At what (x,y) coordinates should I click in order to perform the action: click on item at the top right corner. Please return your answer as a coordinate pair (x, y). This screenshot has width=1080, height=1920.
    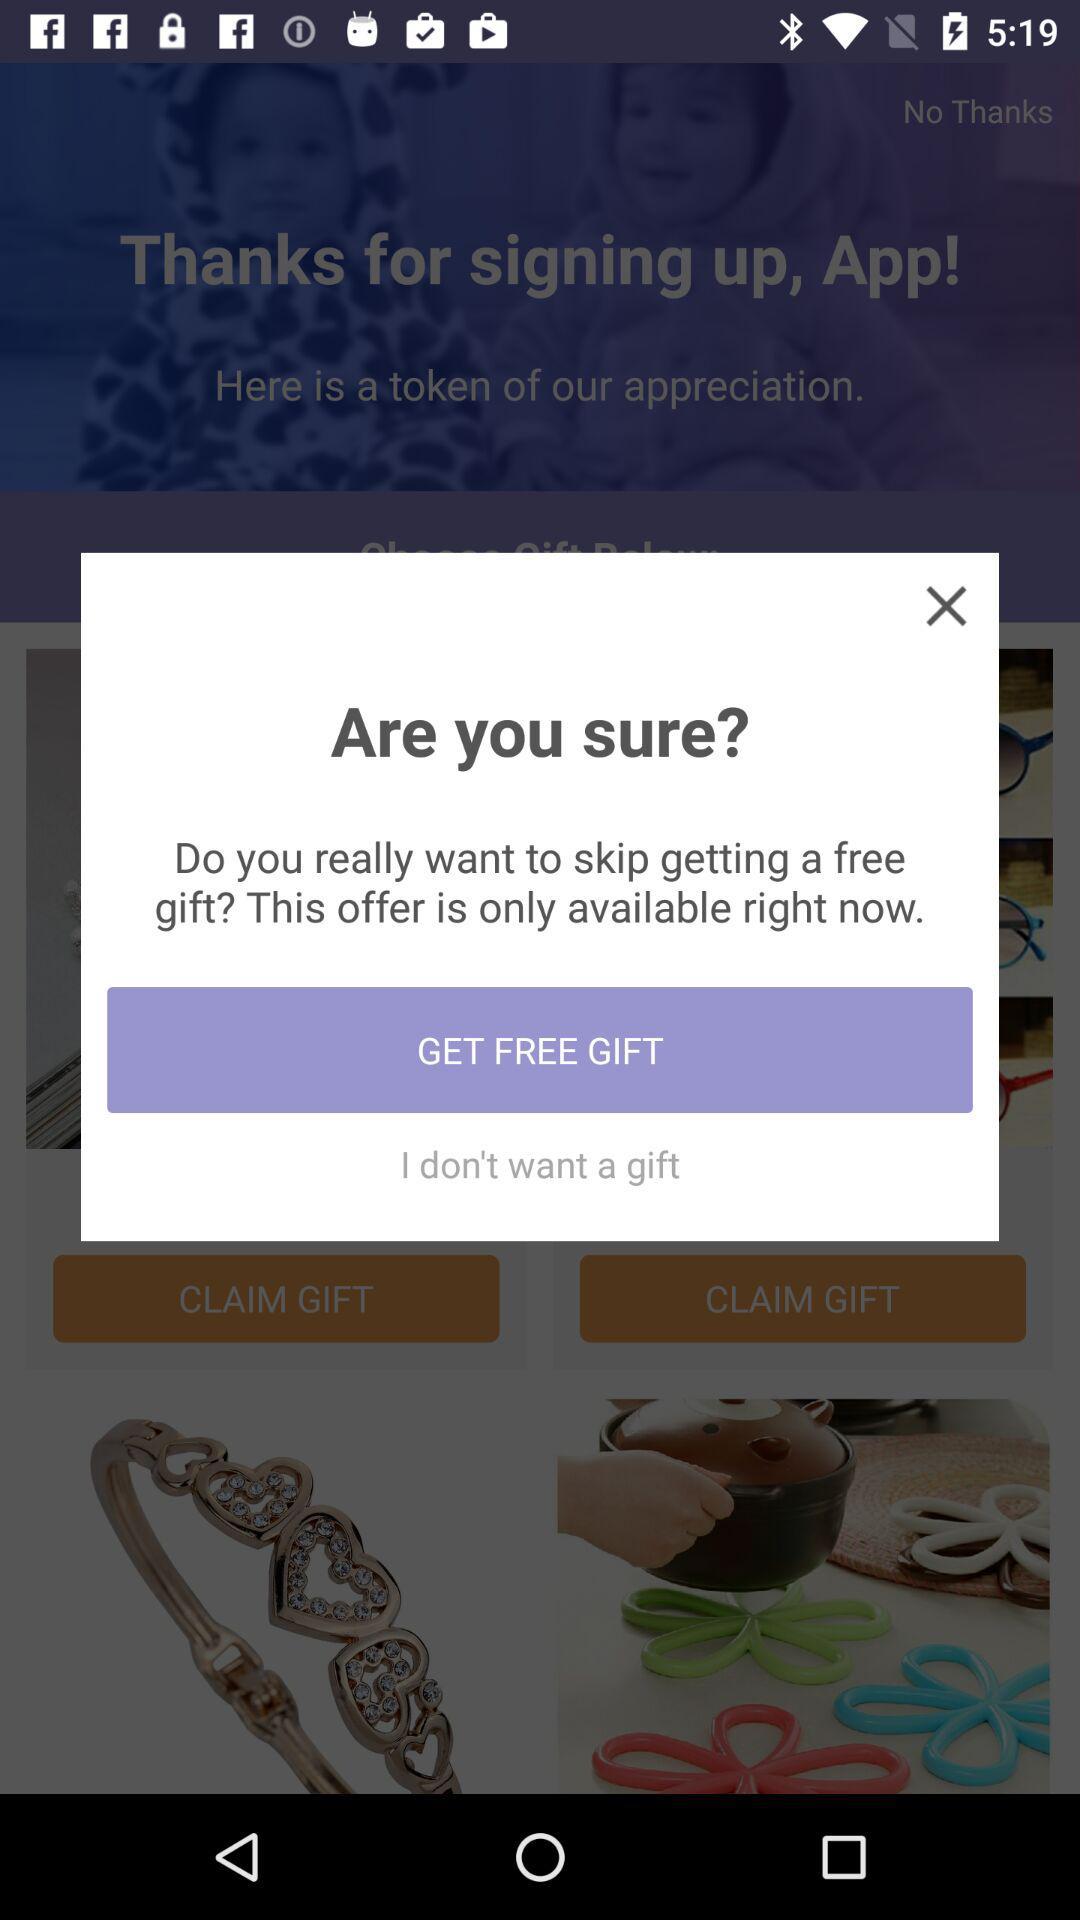
    Looking at the image, I should click on (945, 604).